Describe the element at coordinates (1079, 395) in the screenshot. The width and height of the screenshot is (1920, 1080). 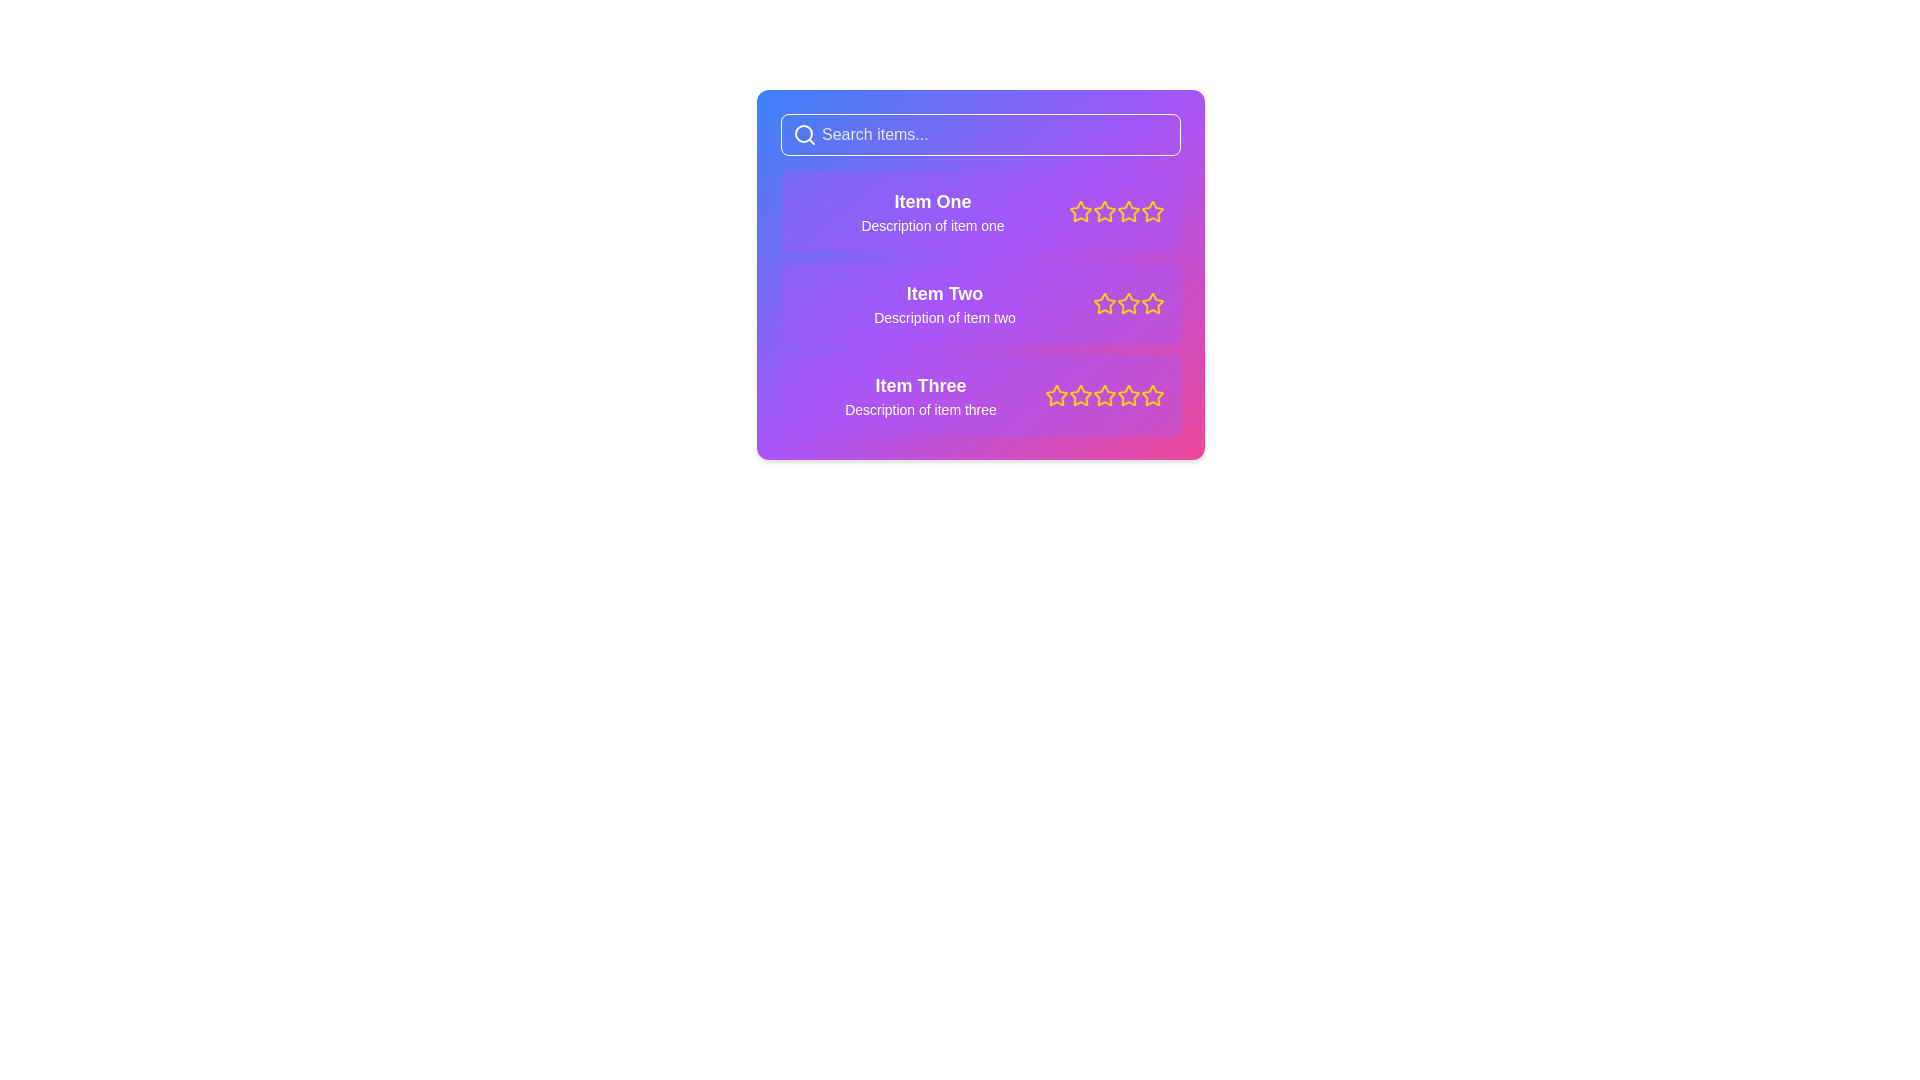
I see `the second yellow outlined star icon in the rating stars set for 'Item Three', which is positioned below the search bar` at that location.